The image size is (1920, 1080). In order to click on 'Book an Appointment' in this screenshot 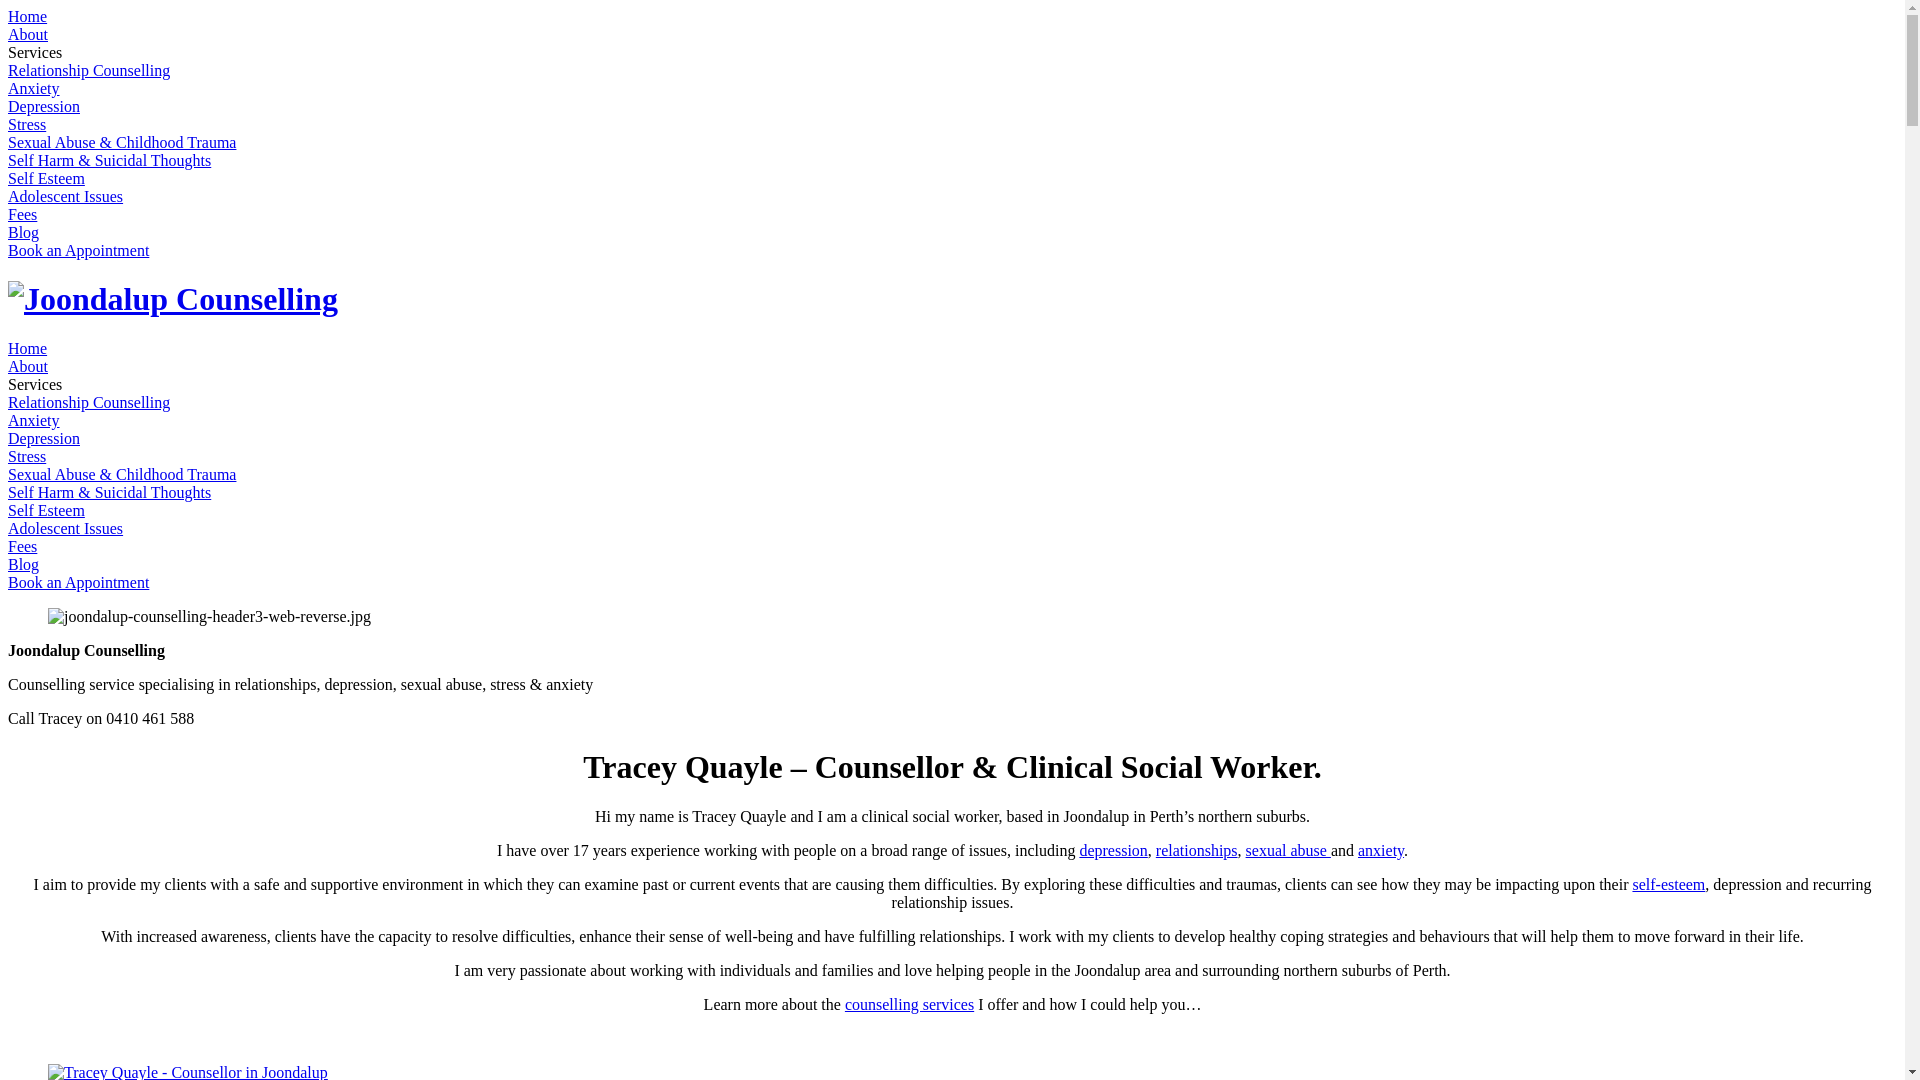, I will do `click(78, 249)`.